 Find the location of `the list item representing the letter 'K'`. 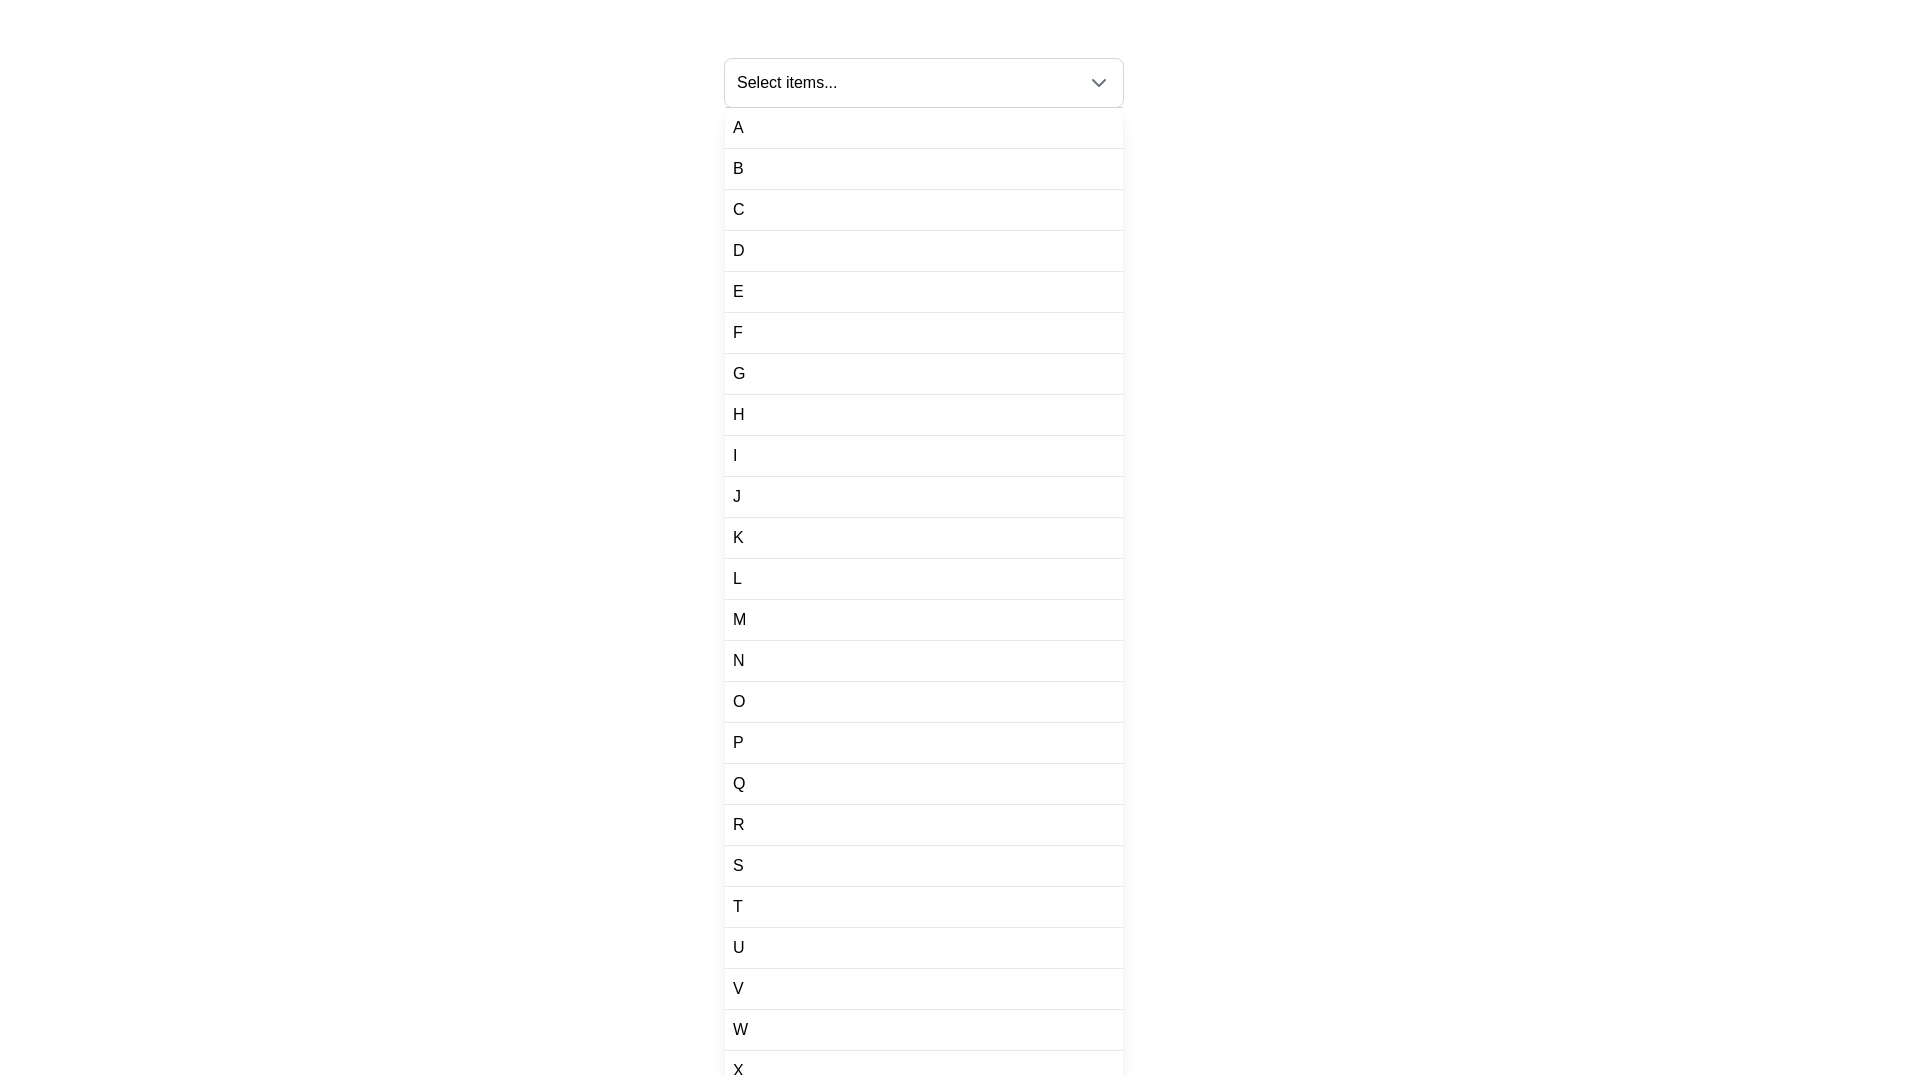

the list item representing the letter 'K' is located at coordinates (923, 536).